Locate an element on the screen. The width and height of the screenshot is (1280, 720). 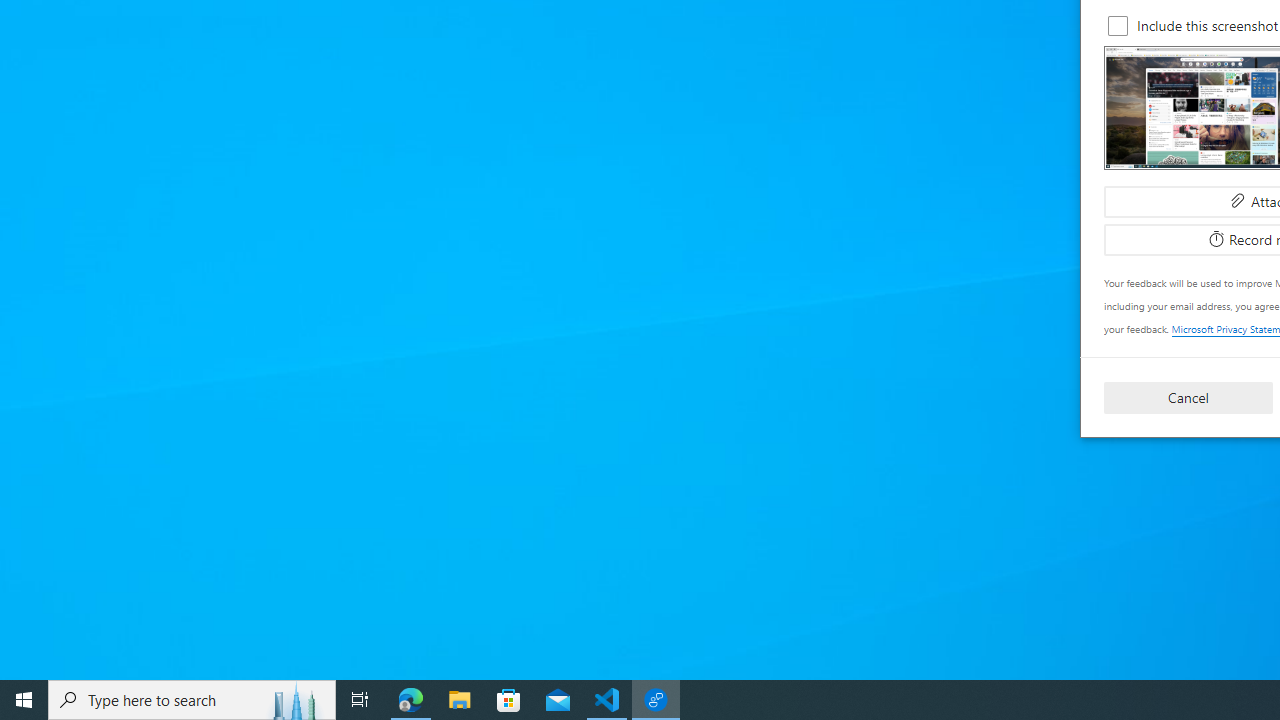
'Microsoft Store' is located at coordinates (509, 698).